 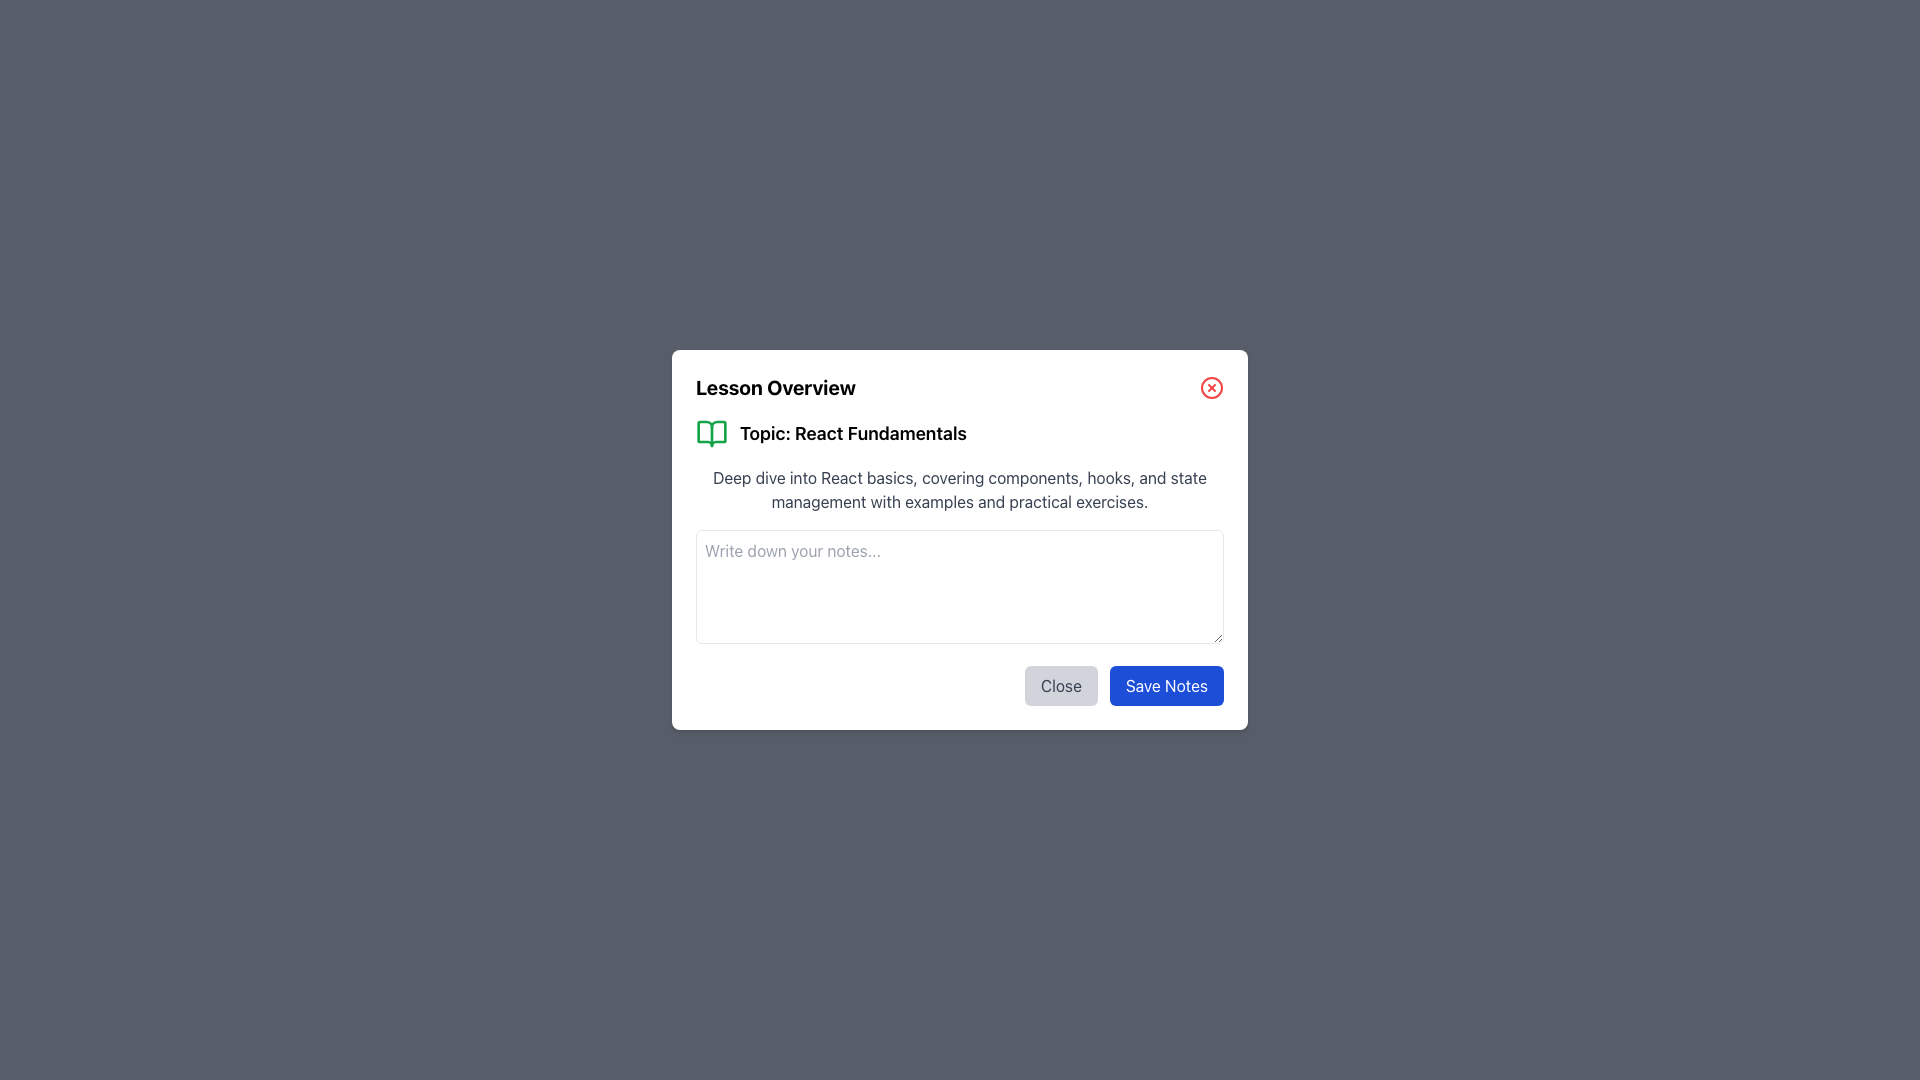 What do you see at coordinates (960, 433) in the screenshot?
I see `the label section containing the text 'Topic: React Fundamentals' and the green open book icon` at bounding box center [960, 433].